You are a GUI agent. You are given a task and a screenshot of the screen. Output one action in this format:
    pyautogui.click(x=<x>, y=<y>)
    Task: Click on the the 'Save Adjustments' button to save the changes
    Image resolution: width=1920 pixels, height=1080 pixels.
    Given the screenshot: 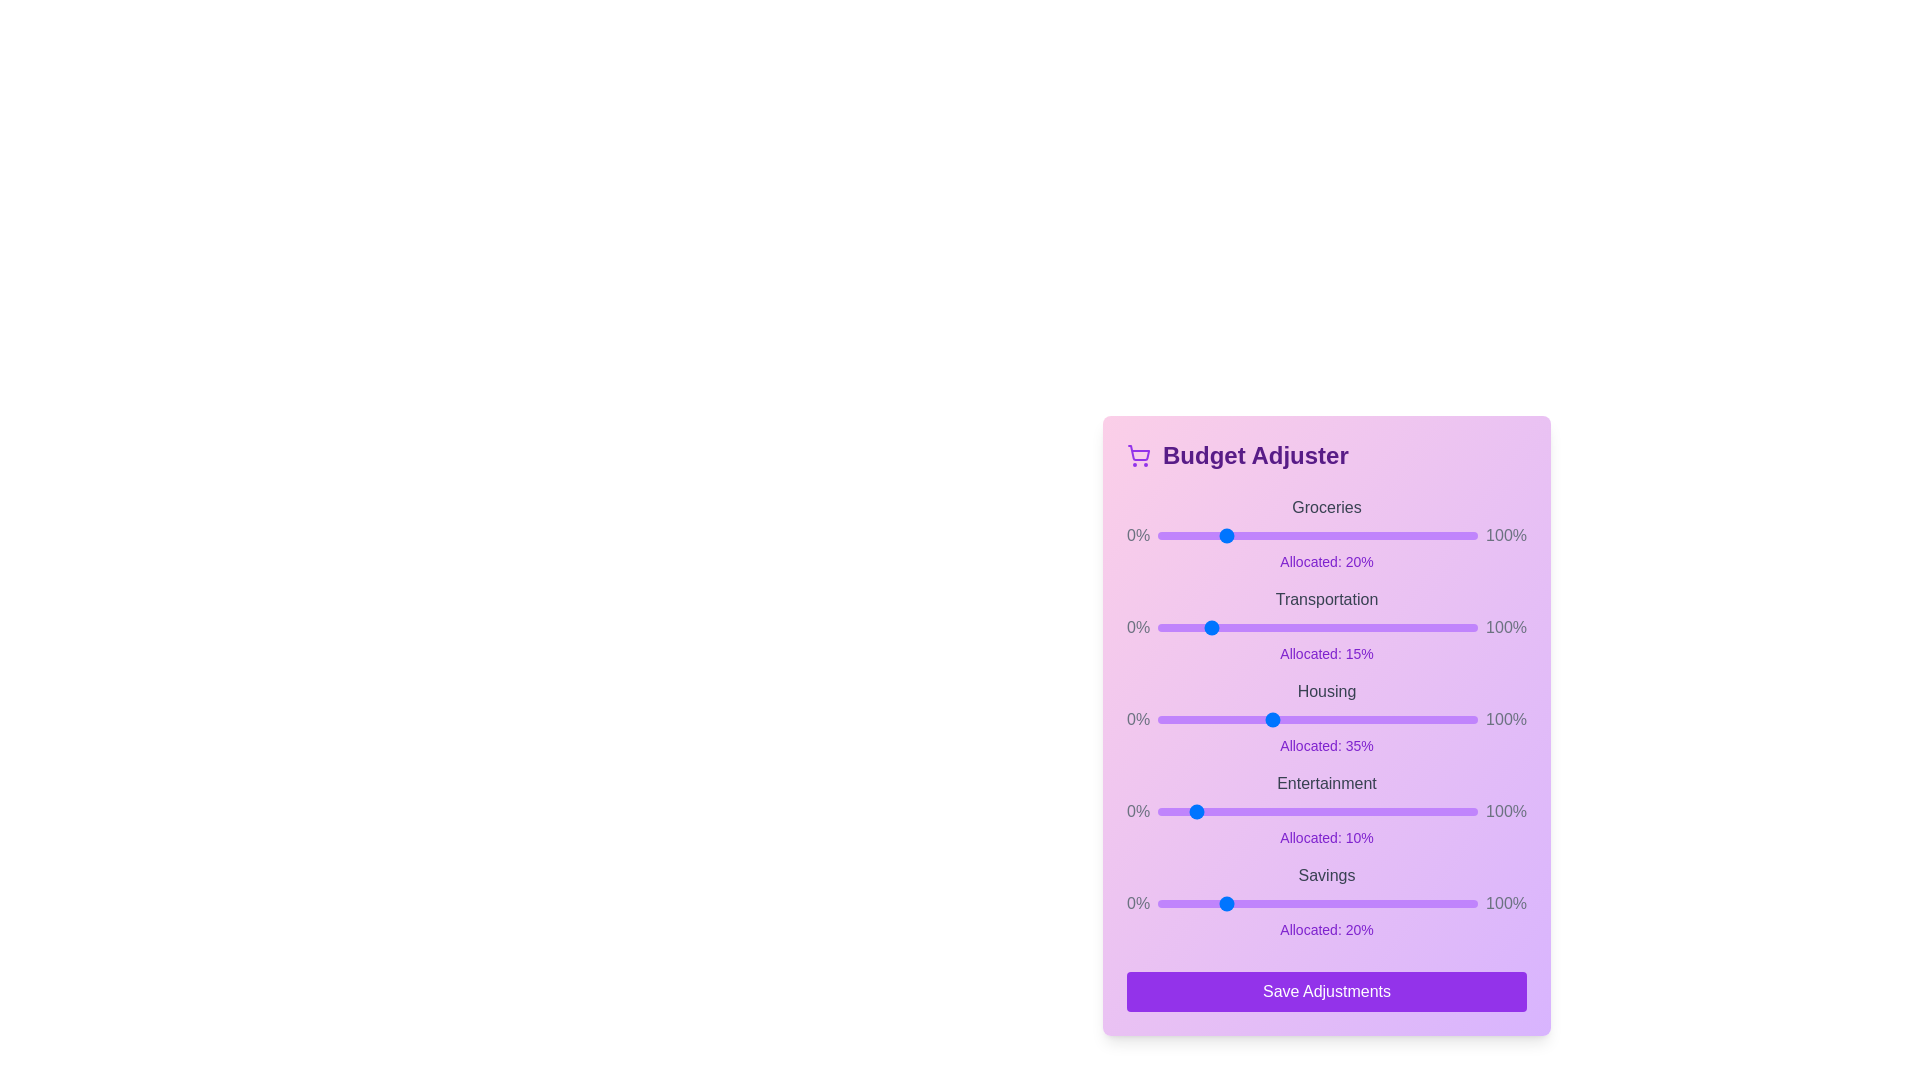 What is the action you would take?
    pyautogui.click(x=1326, y=991)
    